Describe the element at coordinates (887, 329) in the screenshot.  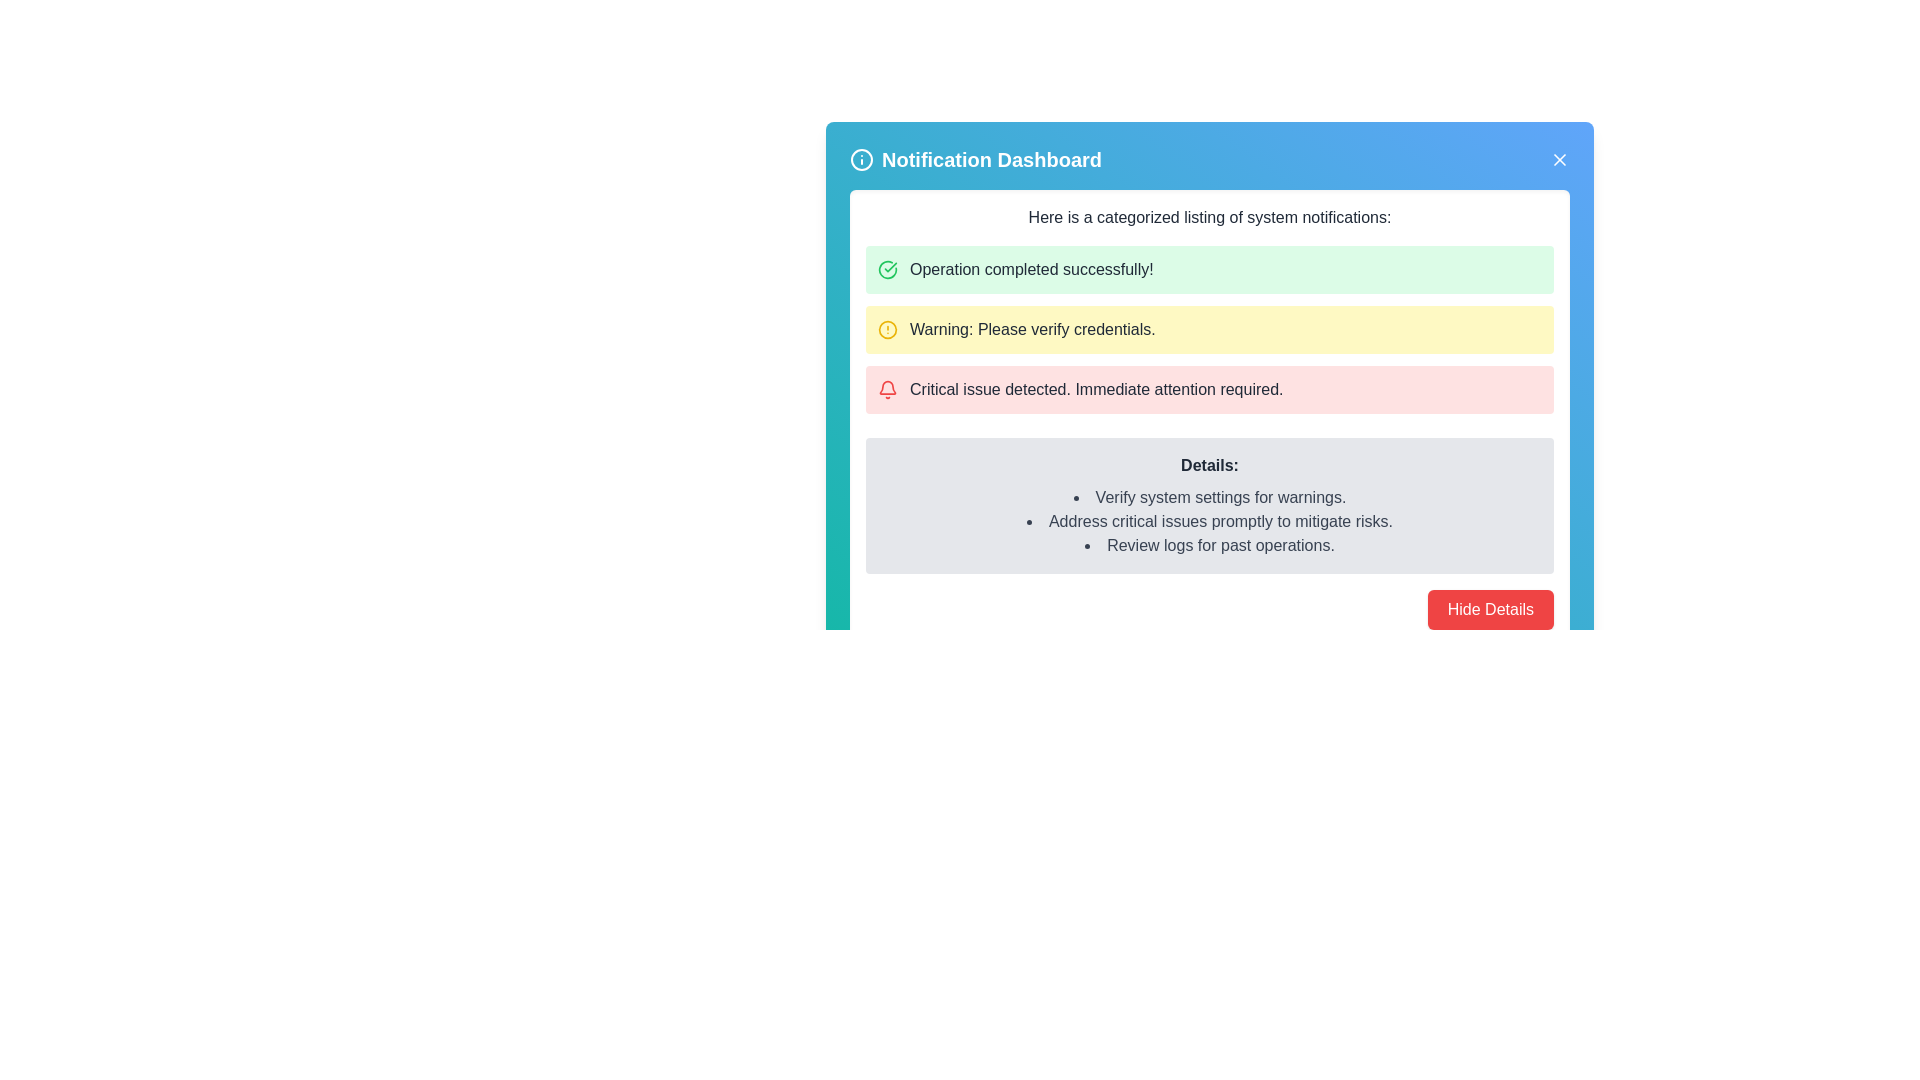
I see `the warning icon indicating a warning status` at that location.